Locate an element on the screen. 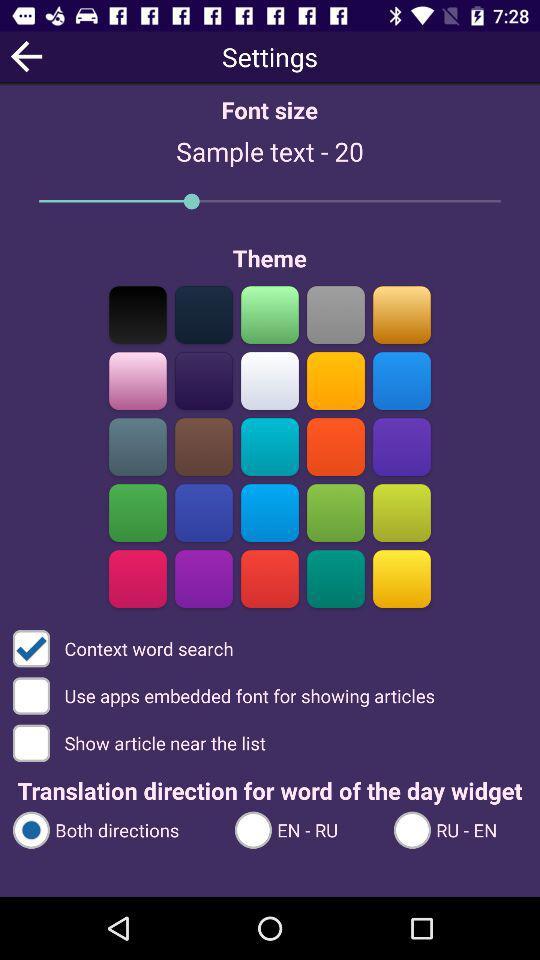 The width and height of the screenshot is (540, 960). choose theme is located at coordinates (401, 314).